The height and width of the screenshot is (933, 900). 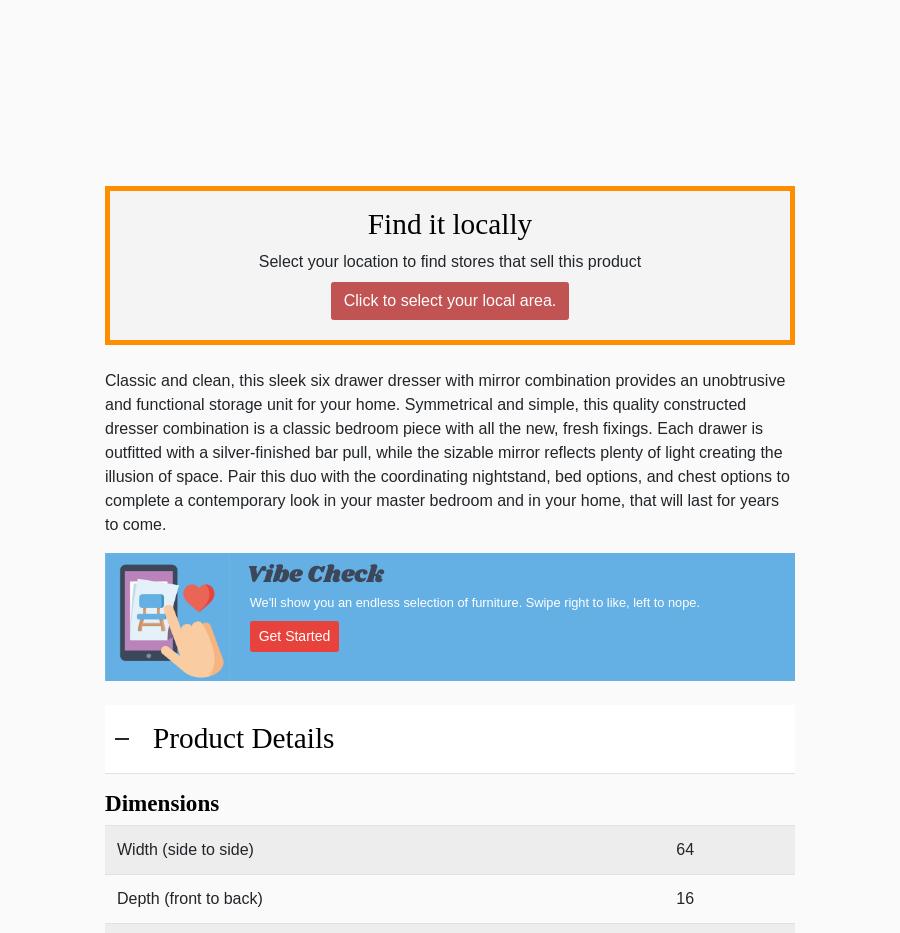 I want to click on 'Depth (front to back)', so click(x=189, y=898).